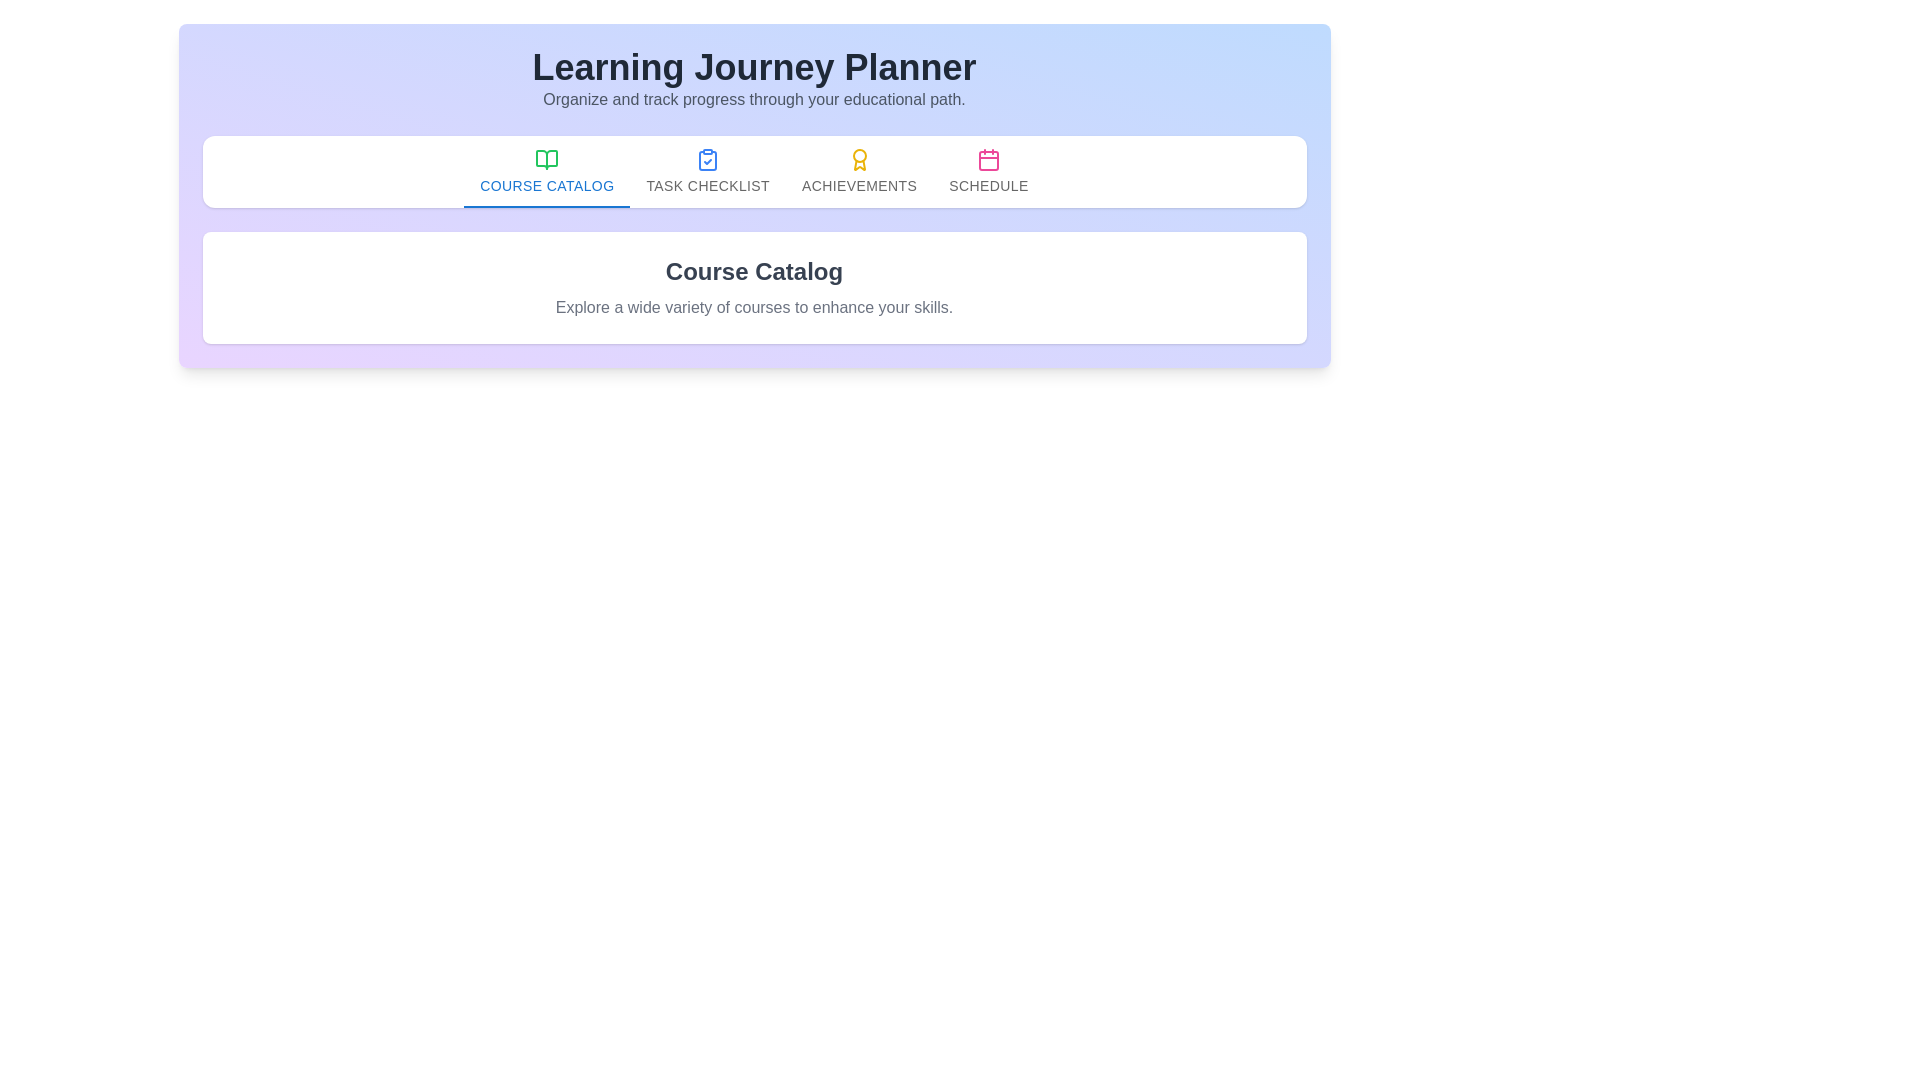 The height and width of the screenshot is (1080, 1920). Describe the element at coordinates (708, 159) in the screenshot. I see `the clipboard icon with a checkmark representing task completion, which is the second icon from the left` at that location.